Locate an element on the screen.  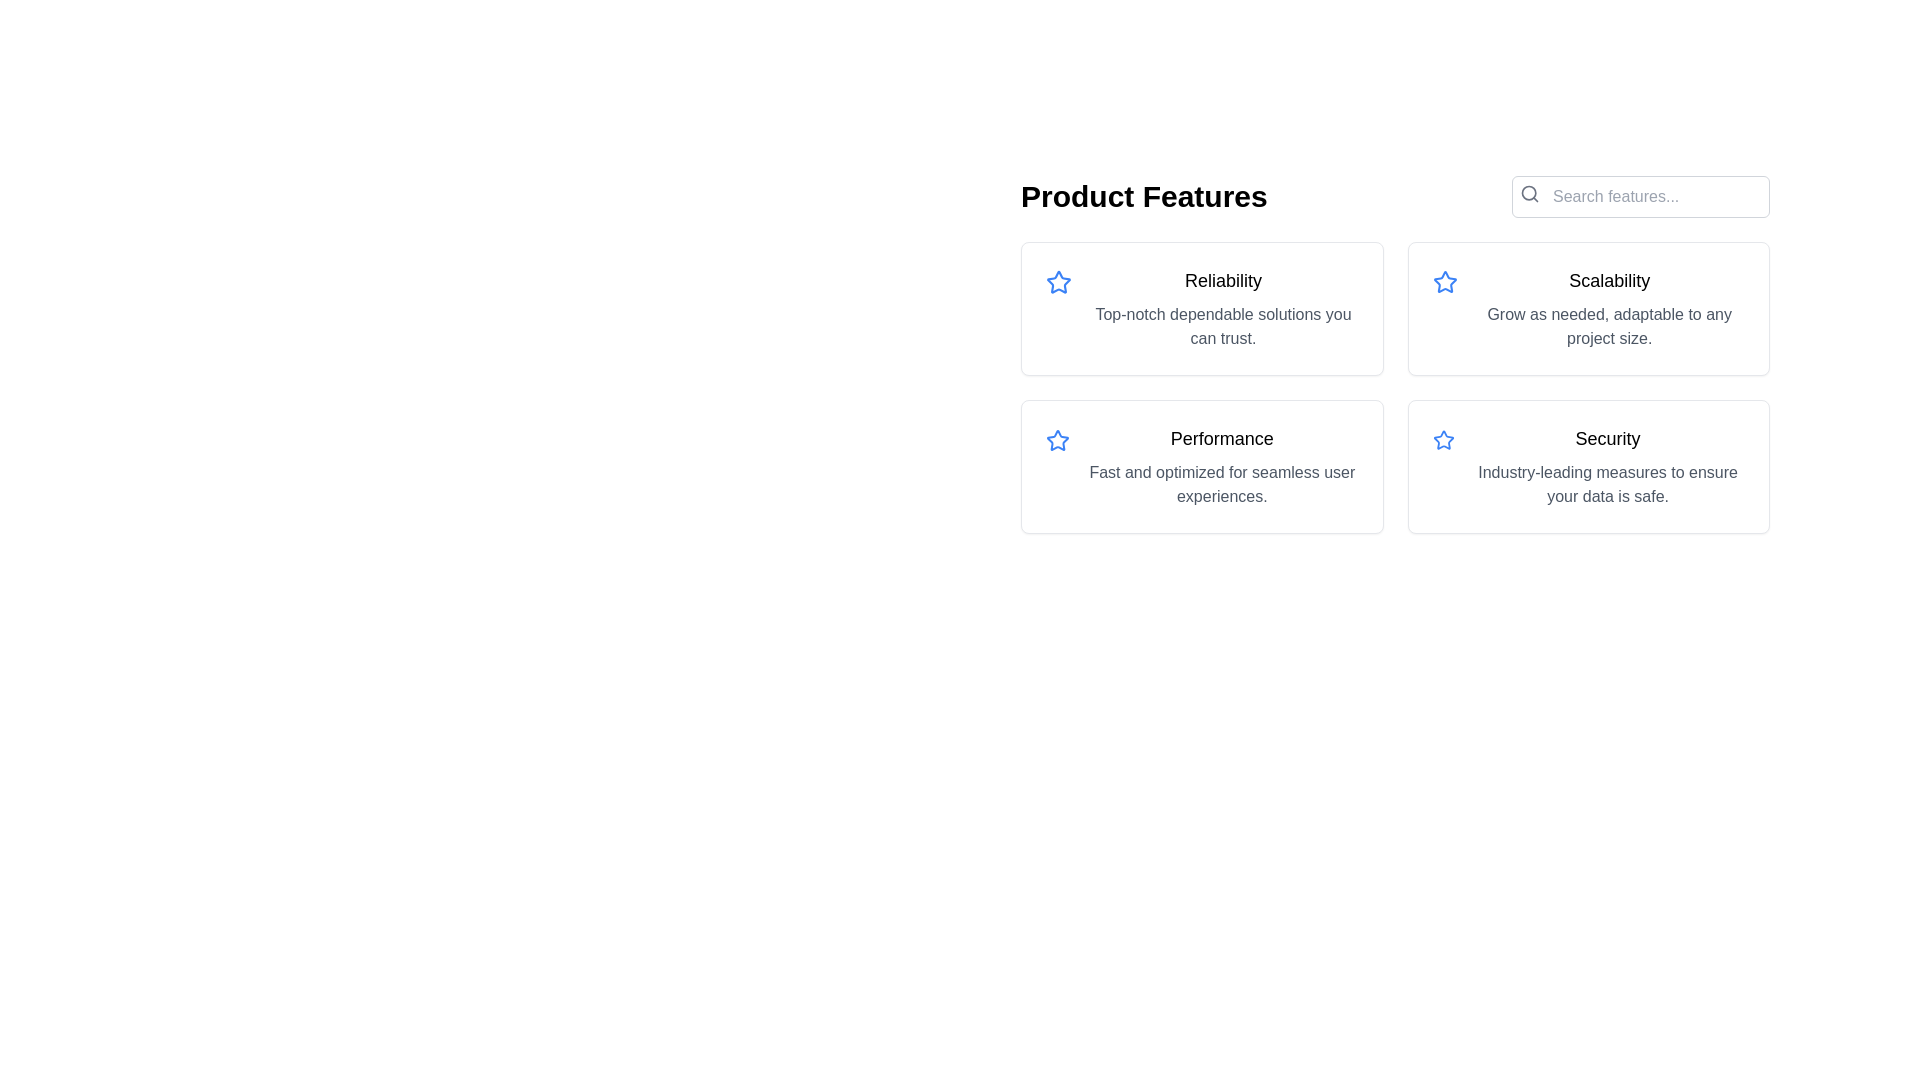
text block containing 'Grow as needed, adaptable to any project size.' located below the title 'Scalability' in the top-right corner of the feature description card is located at coordinates (1609, 326).